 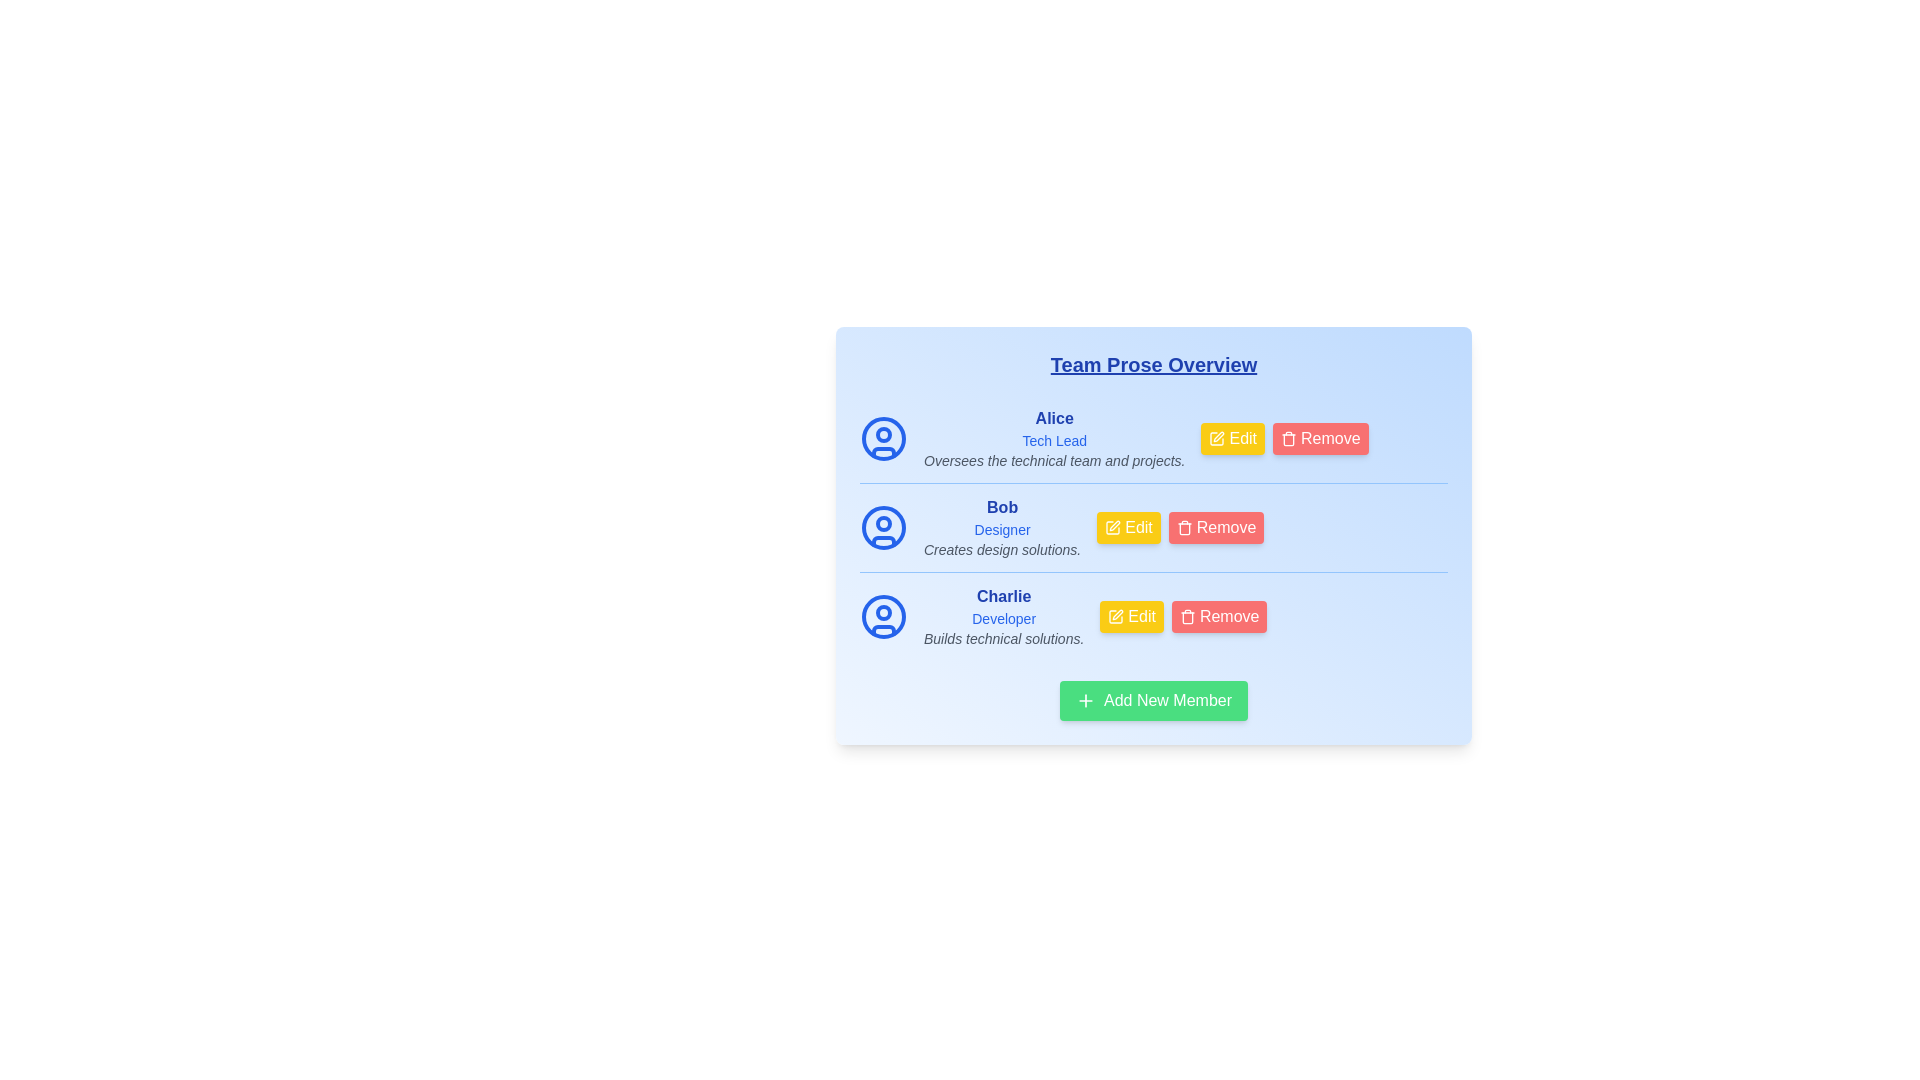 I want to click on the yellow 'Edit' button with rounded corners and a pen icon, located at the right side of the row for 'Alice' in the team members list, so click(x=1232, y=438).